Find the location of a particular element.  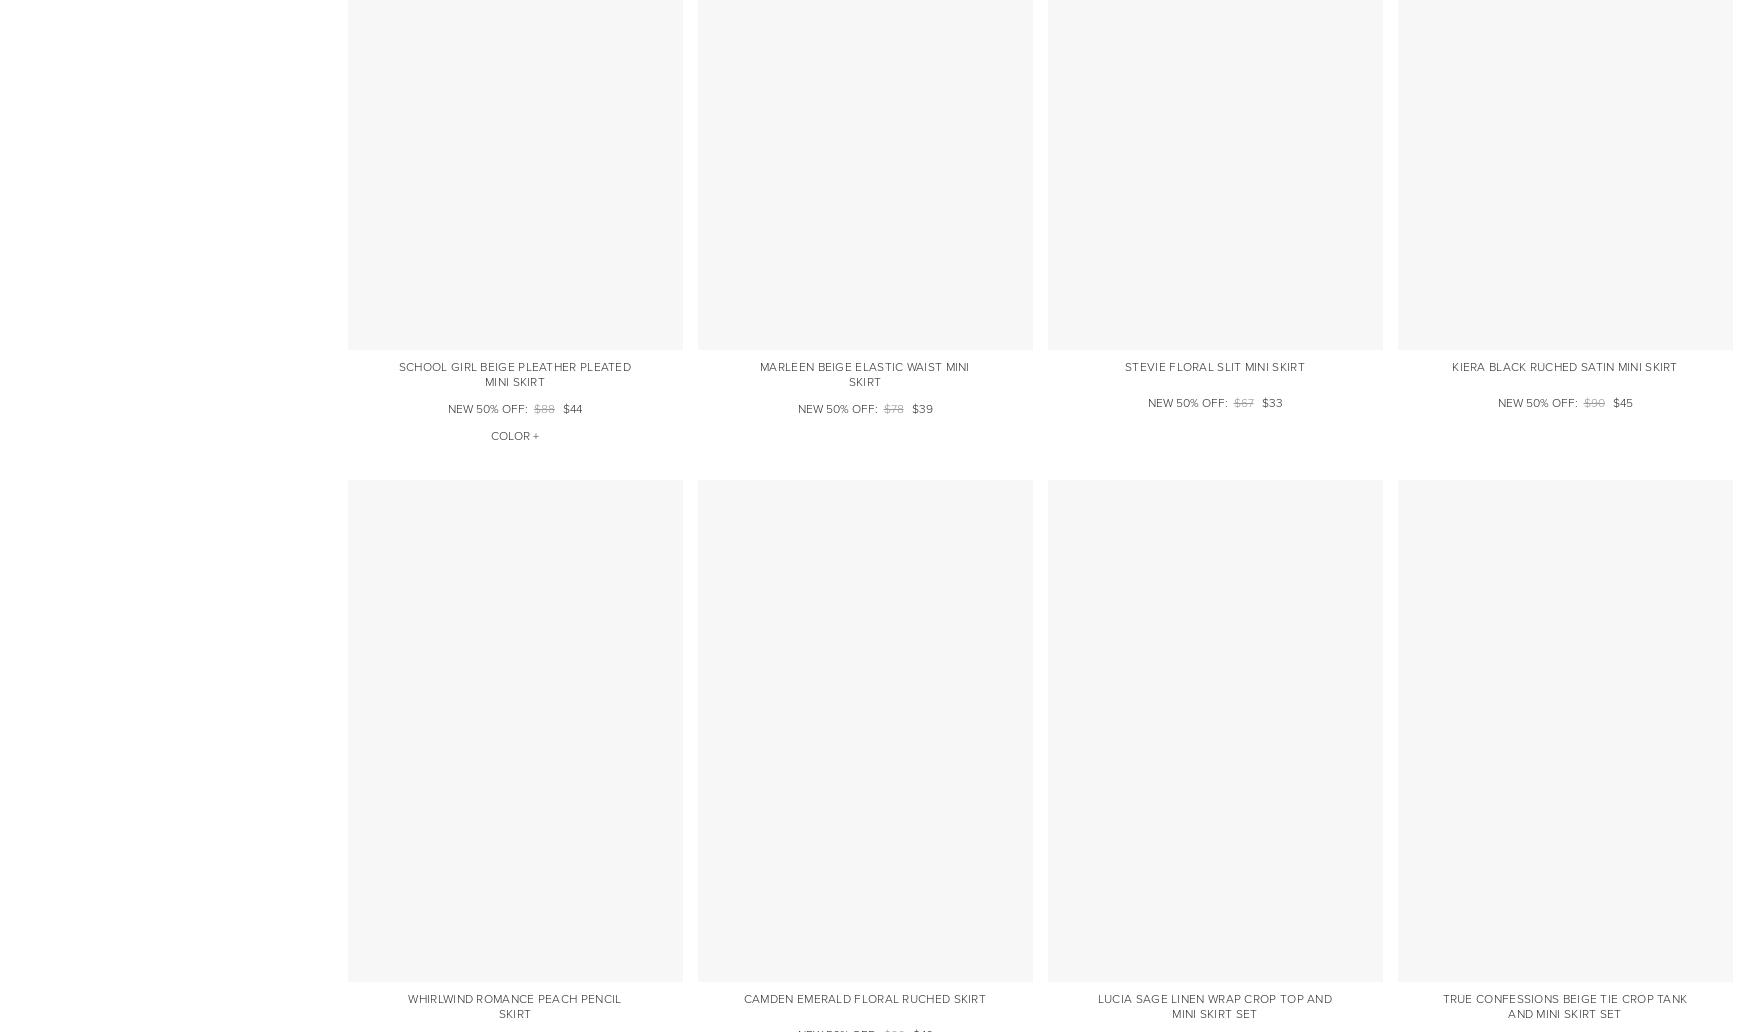

'Camden Emerald Floral Ruched Skirt' is located at coordinates (864, 998).